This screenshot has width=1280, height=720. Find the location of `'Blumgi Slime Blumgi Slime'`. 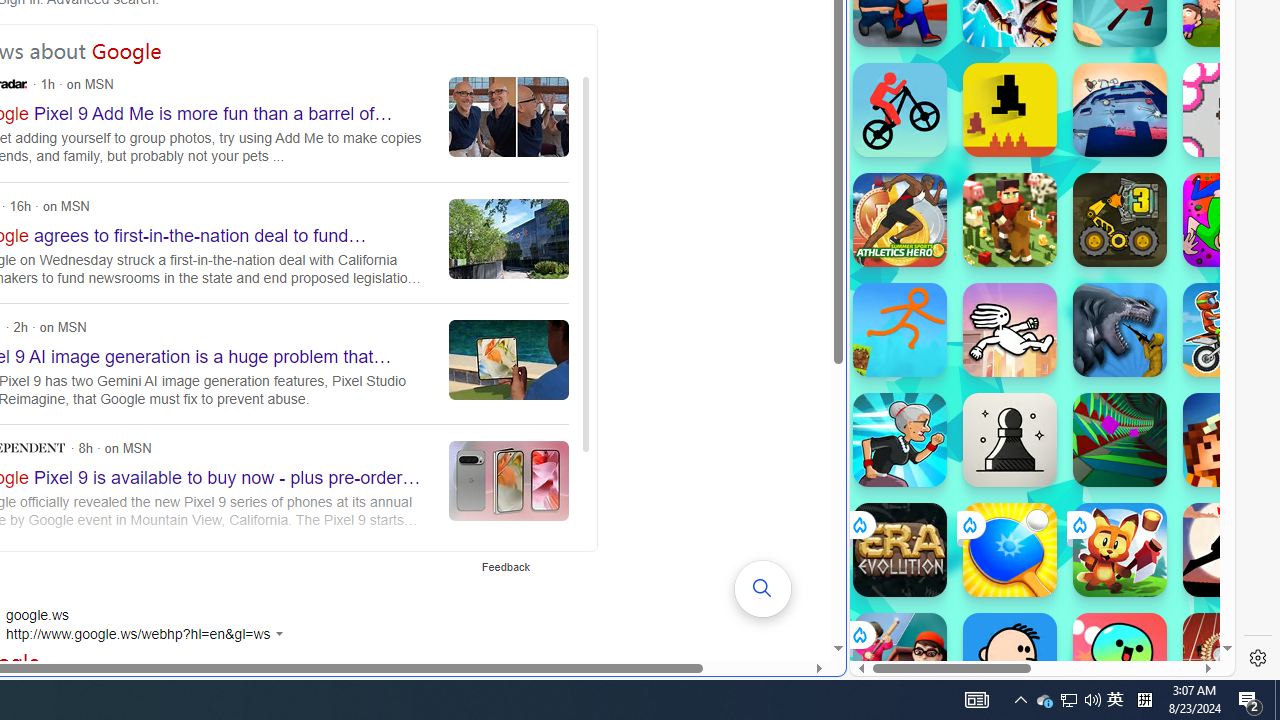

'Blumgi Slime Blumgi Slime' is located at coordinates (1120, 659).